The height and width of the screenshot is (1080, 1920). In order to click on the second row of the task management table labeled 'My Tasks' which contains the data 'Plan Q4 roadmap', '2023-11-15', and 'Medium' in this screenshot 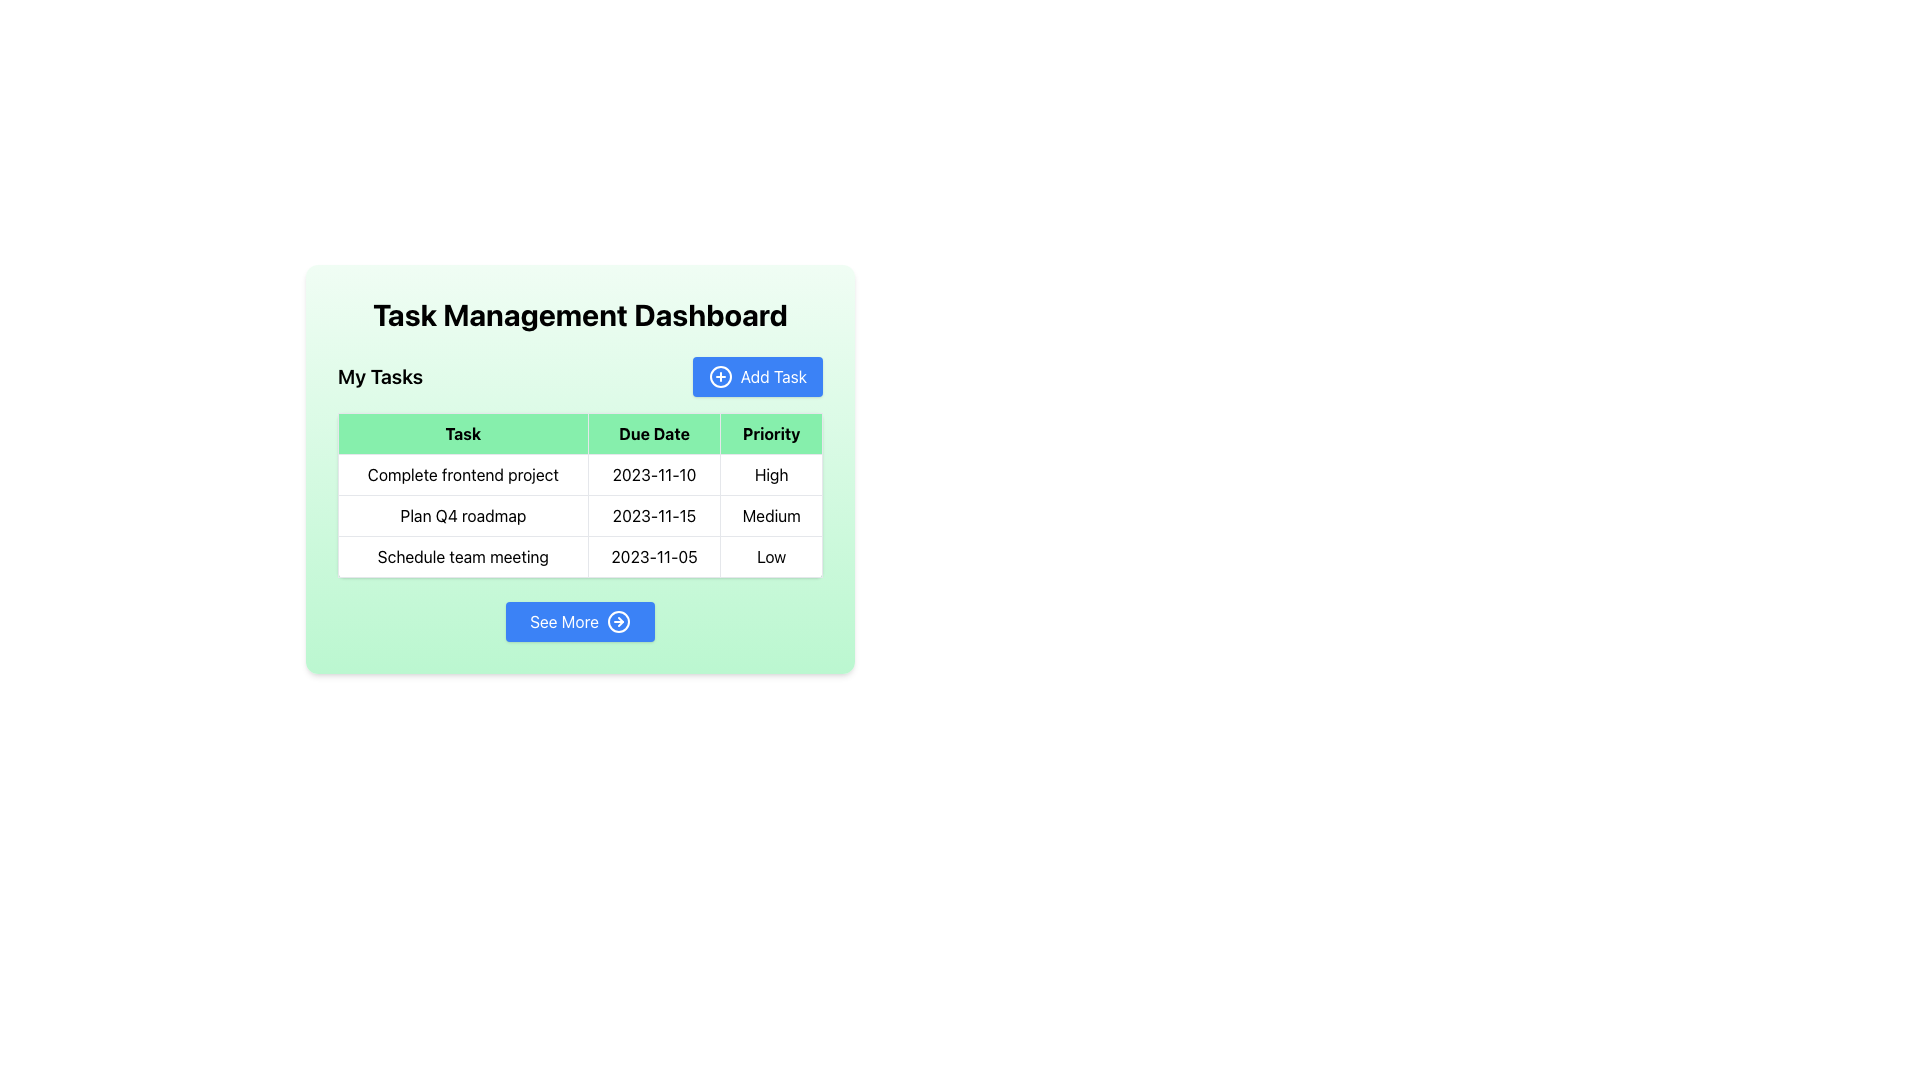, I will do `click(579, 515)`.